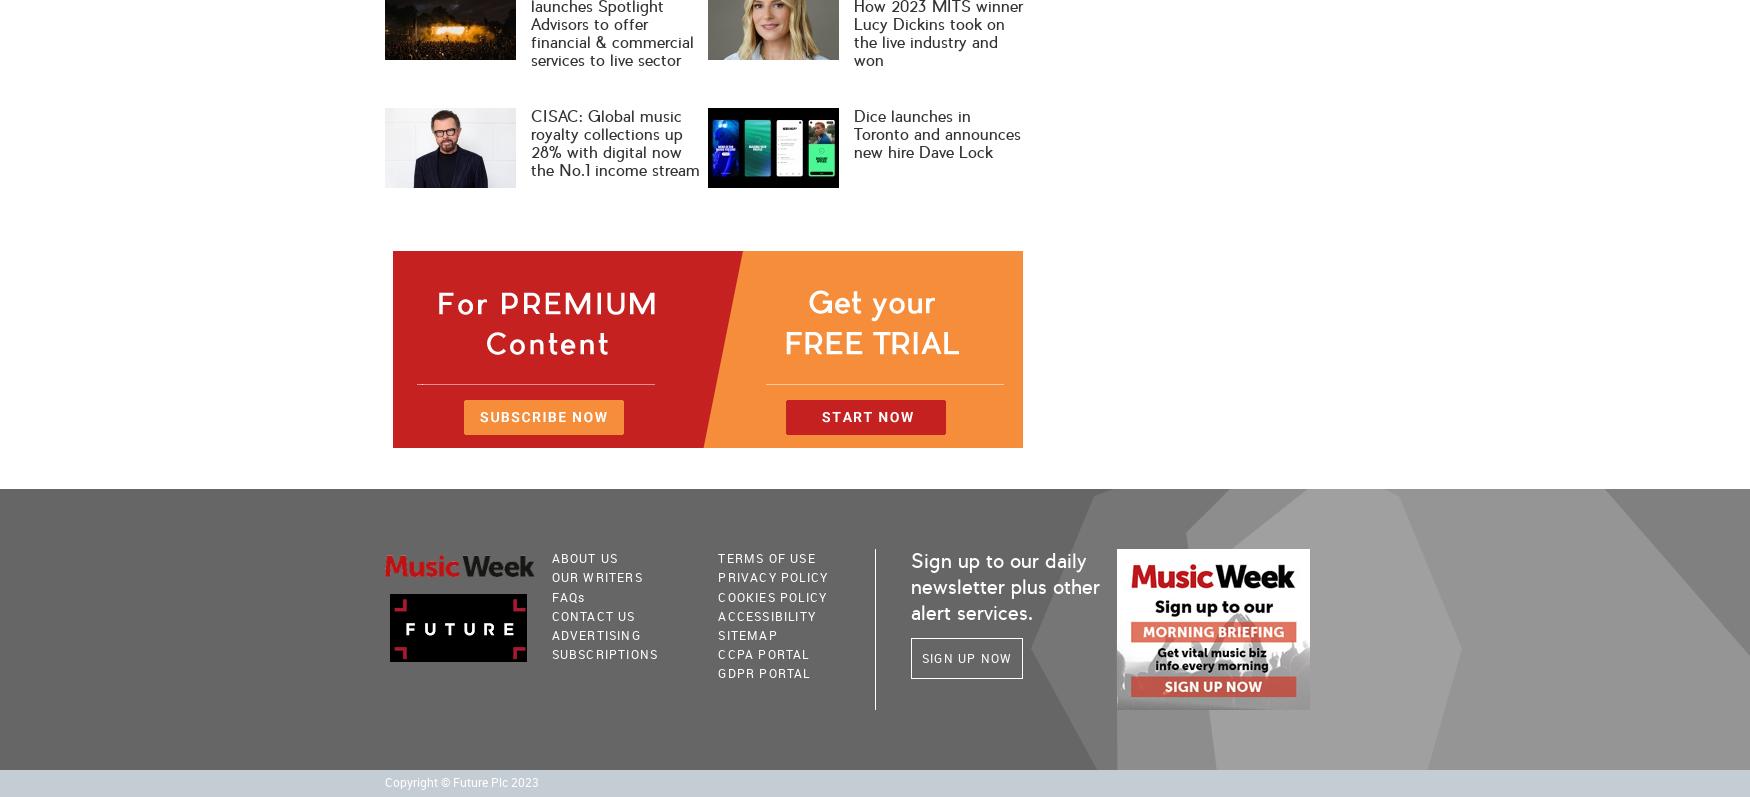 Image resolution: width=1750 pixels, height=797 pixels. What do you see at coordinates (967, 656) in the screenshot?
I see `'Sign Up Now'` at bounding box center [967, 656].